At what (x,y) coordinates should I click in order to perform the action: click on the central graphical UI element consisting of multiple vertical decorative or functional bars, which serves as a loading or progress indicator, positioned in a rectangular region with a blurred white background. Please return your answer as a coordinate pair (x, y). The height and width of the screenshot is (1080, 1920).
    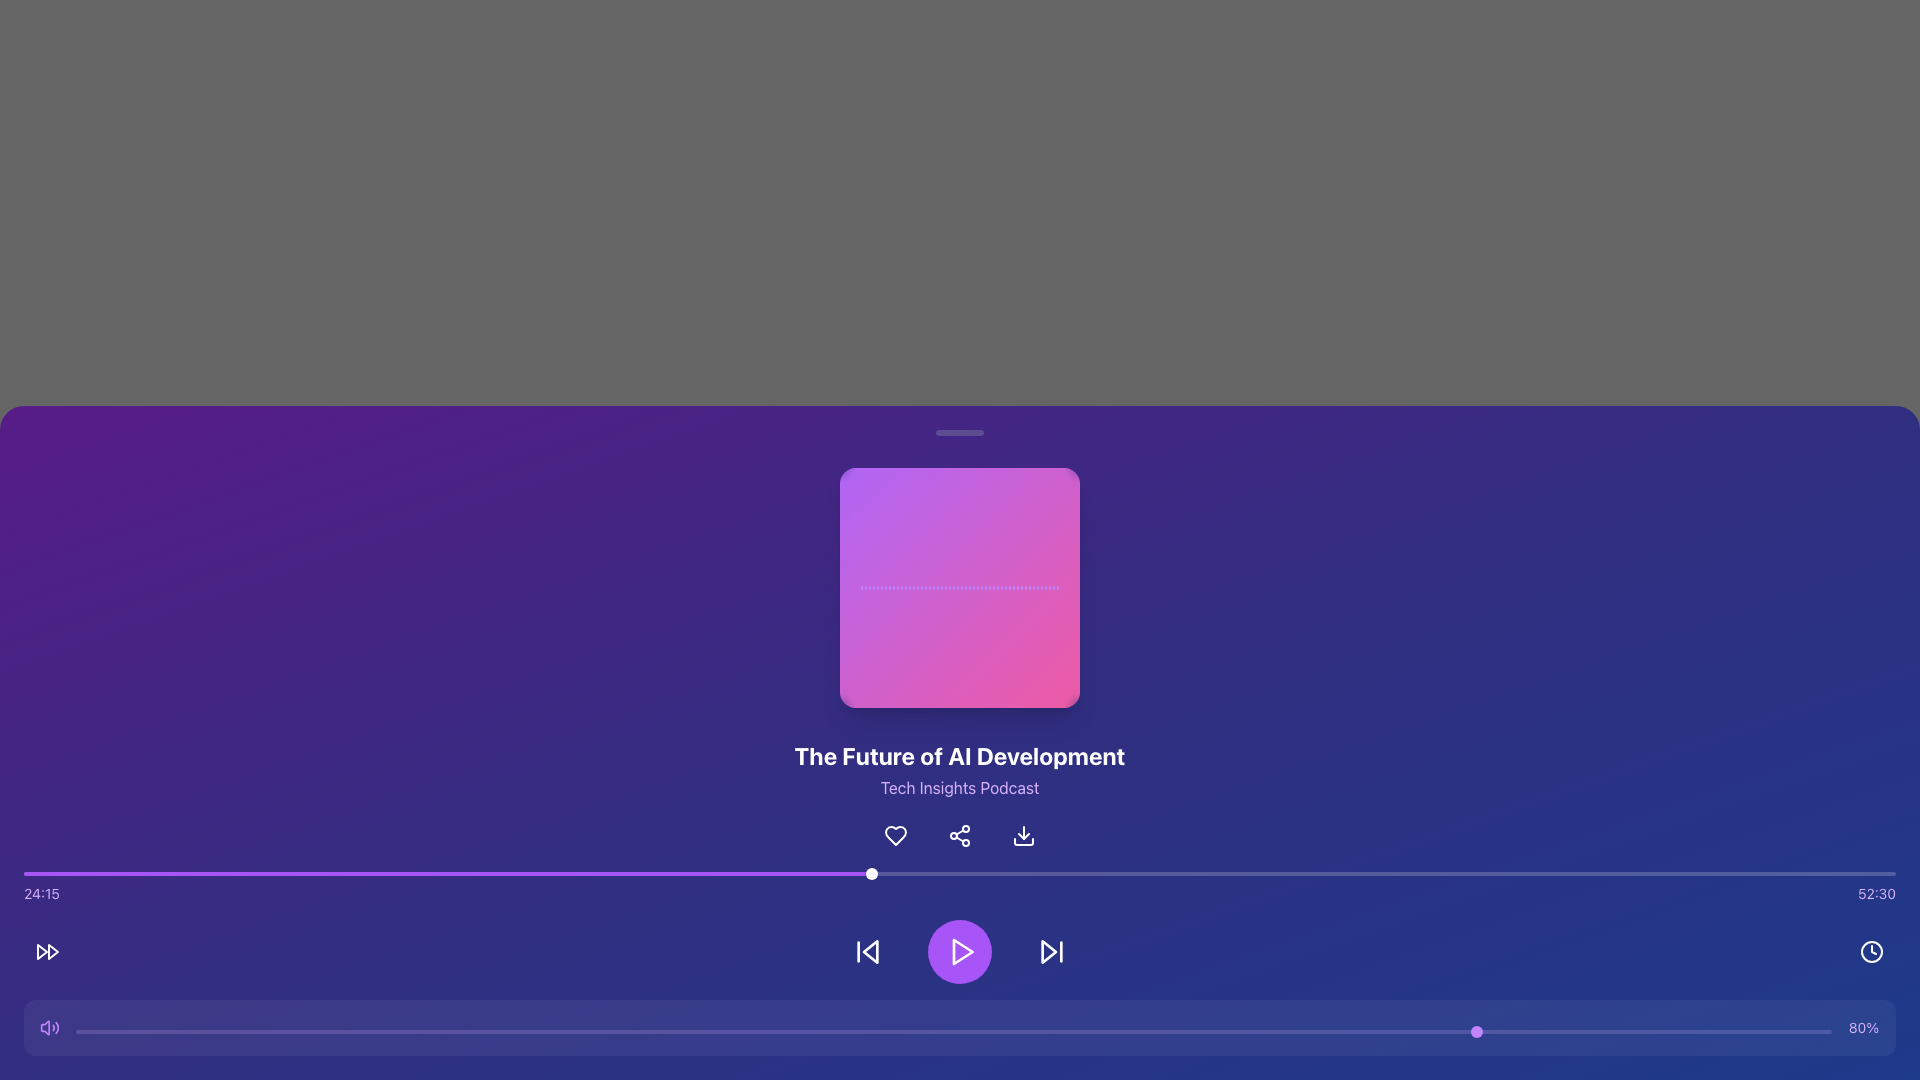
    Looking at the image, I should click on (960, 586).